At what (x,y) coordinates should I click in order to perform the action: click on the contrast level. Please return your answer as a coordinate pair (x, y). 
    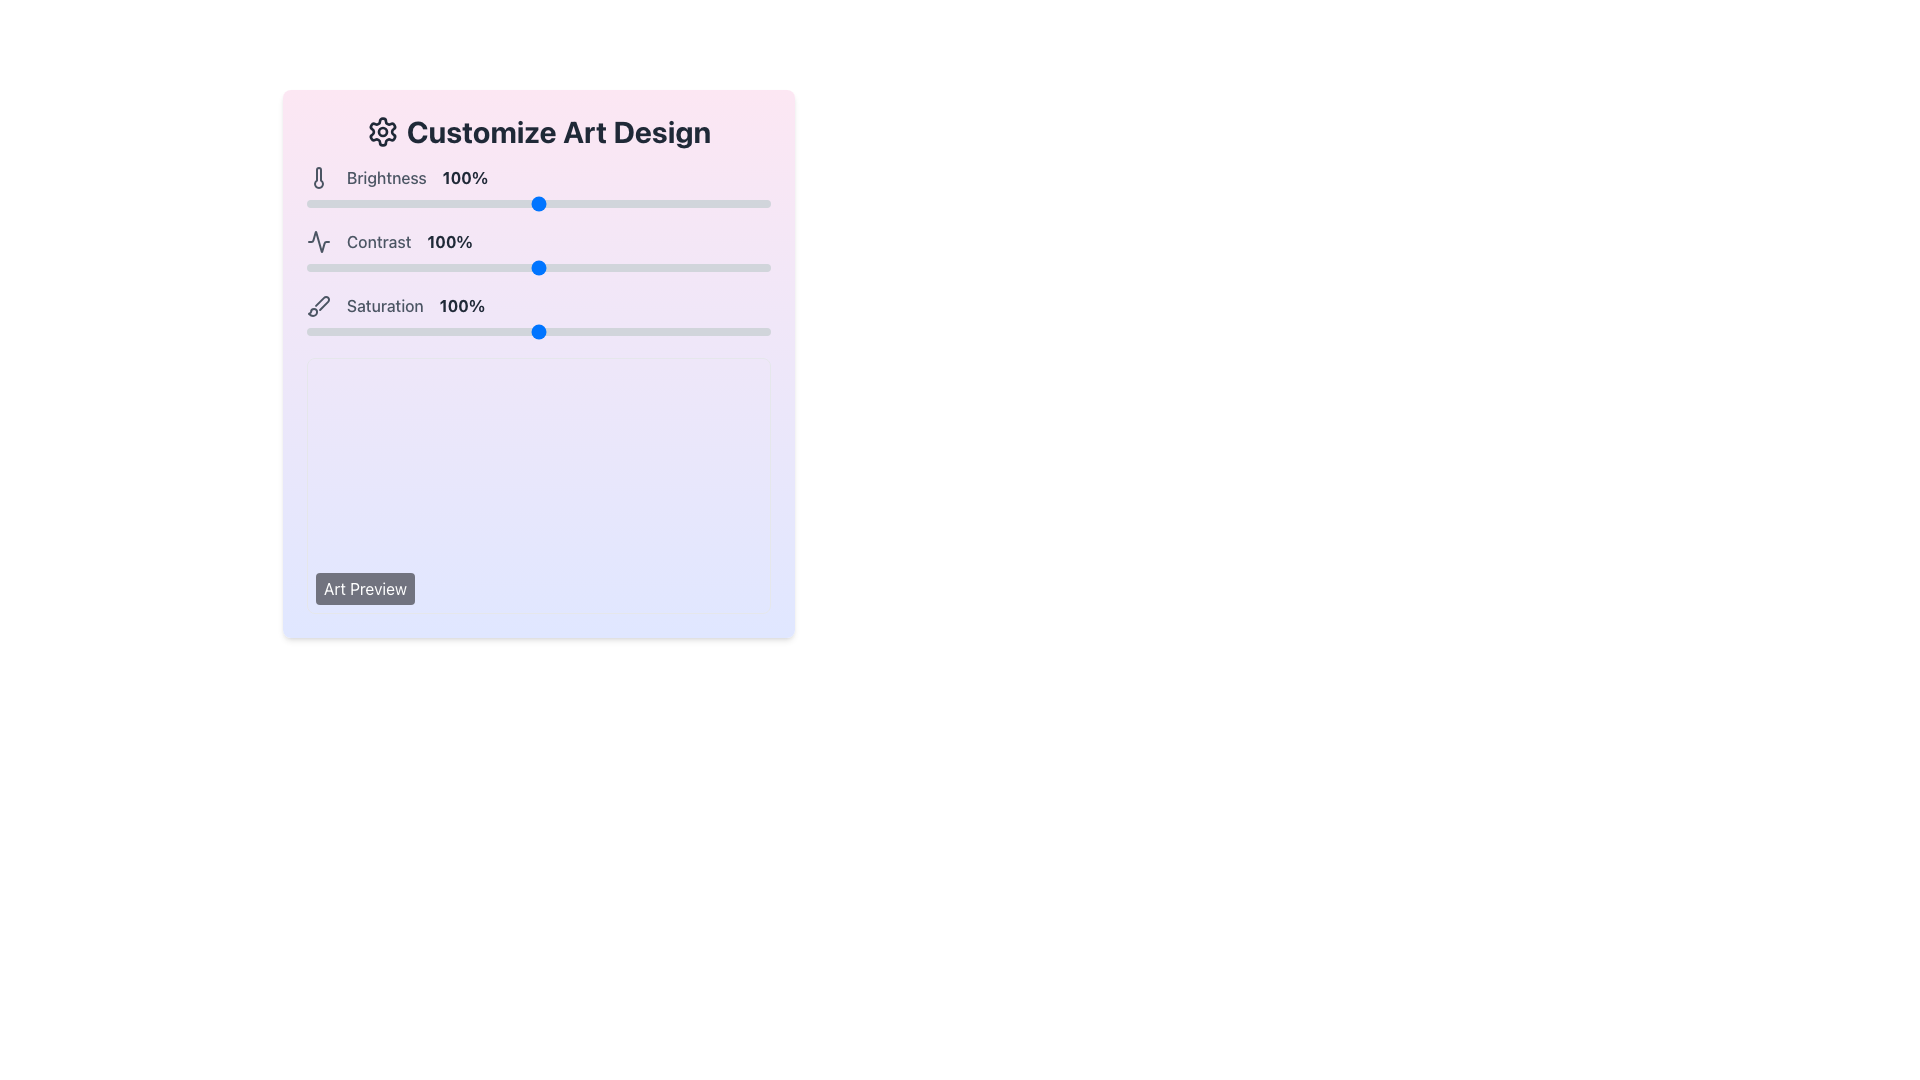
    Looking at the image, I should click on (637, 266).